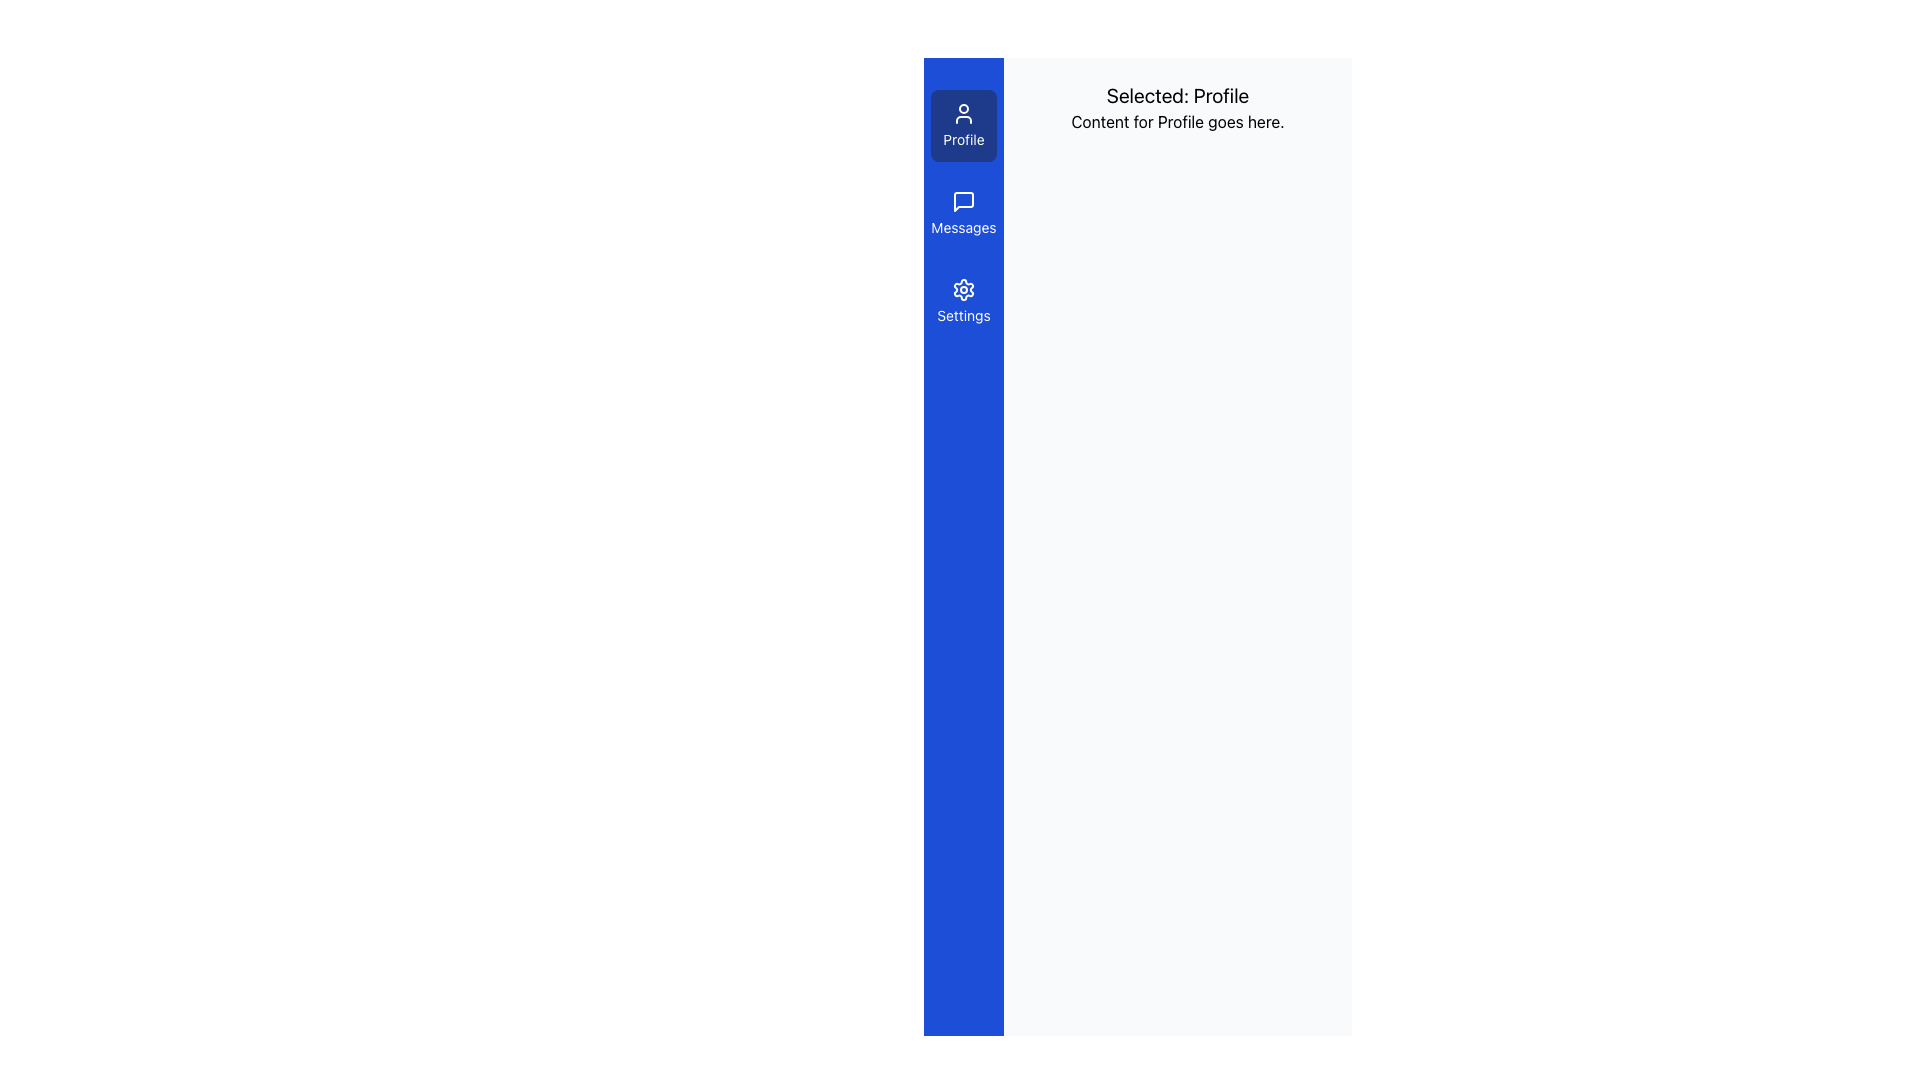  I want to click on the 'Profile' button, which has a rounded rectangle shape with a deep blue background and a white user icon above the text, so click(964, 126).